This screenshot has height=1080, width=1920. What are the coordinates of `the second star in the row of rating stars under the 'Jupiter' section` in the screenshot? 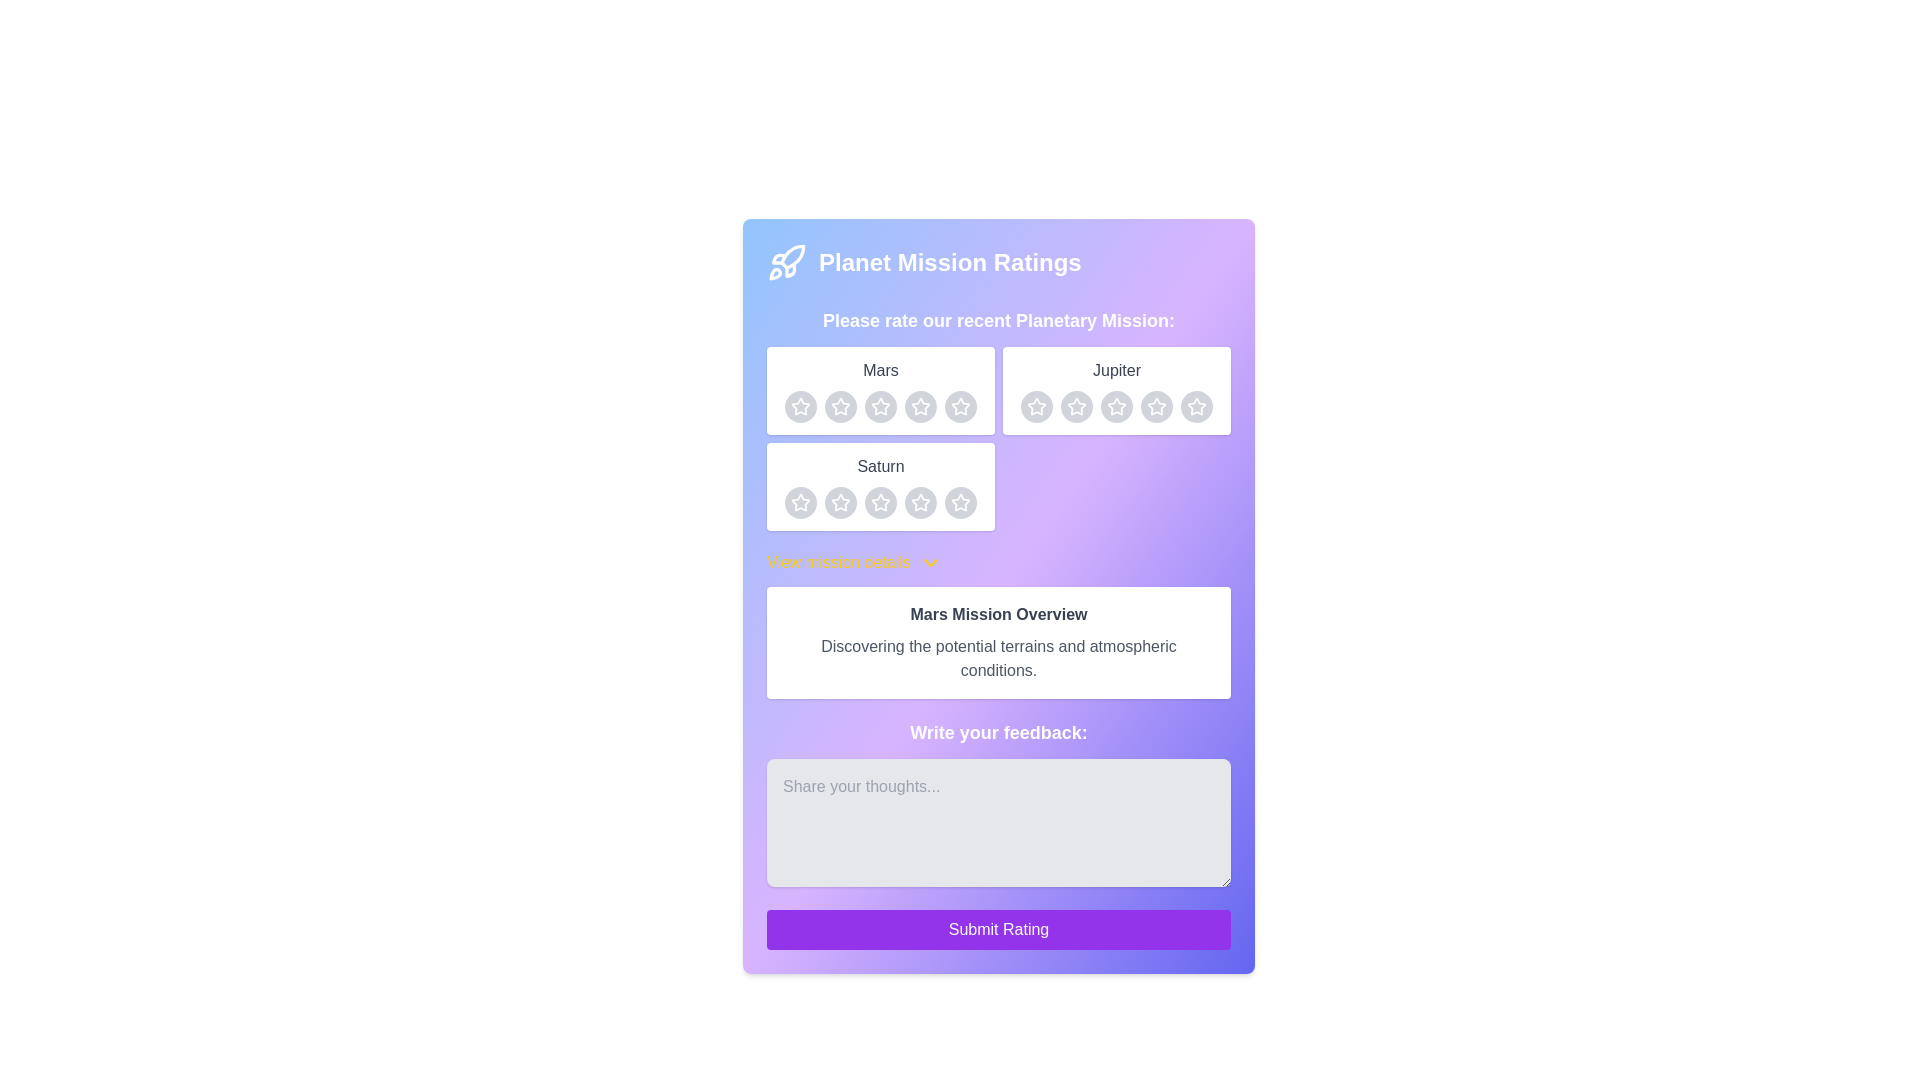 It's located at (1036, 406).